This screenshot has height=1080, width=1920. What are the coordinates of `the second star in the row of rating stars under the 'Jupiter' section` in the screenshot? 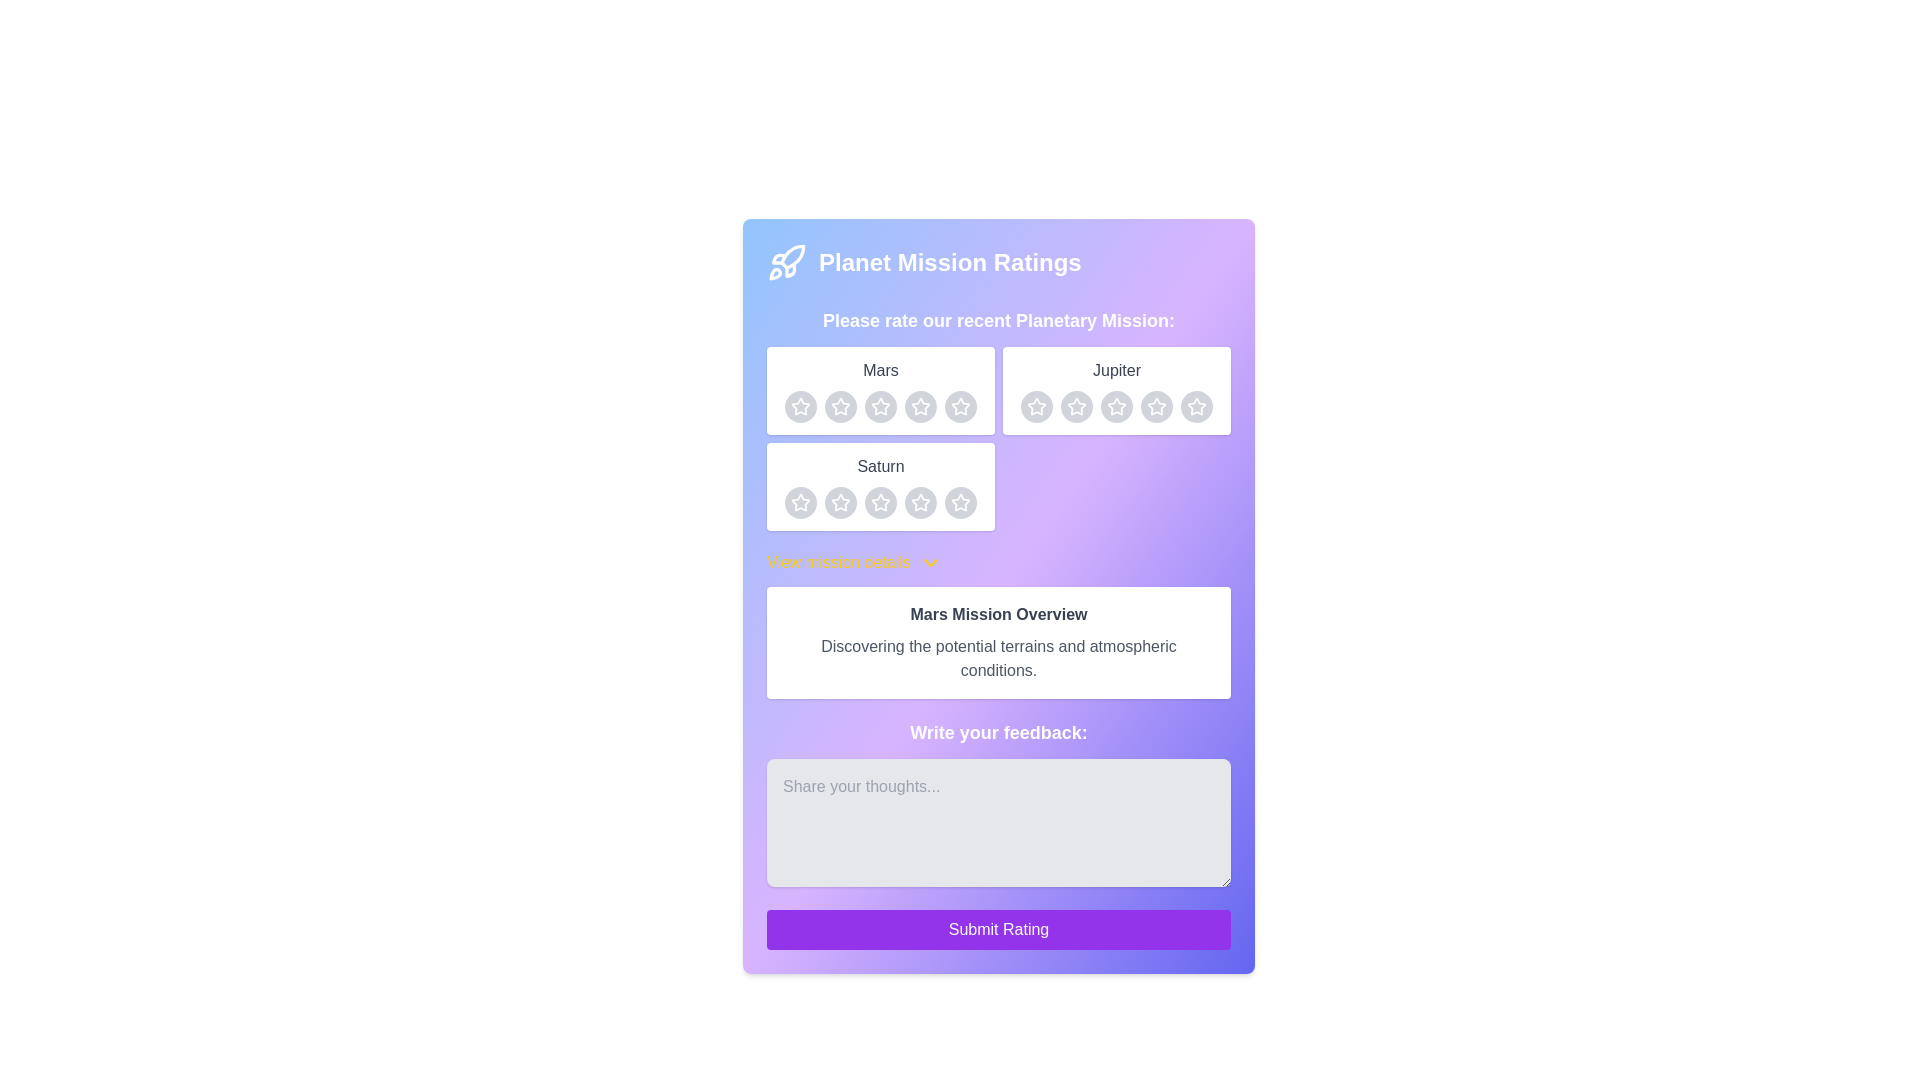 It's located at (1036, 406).